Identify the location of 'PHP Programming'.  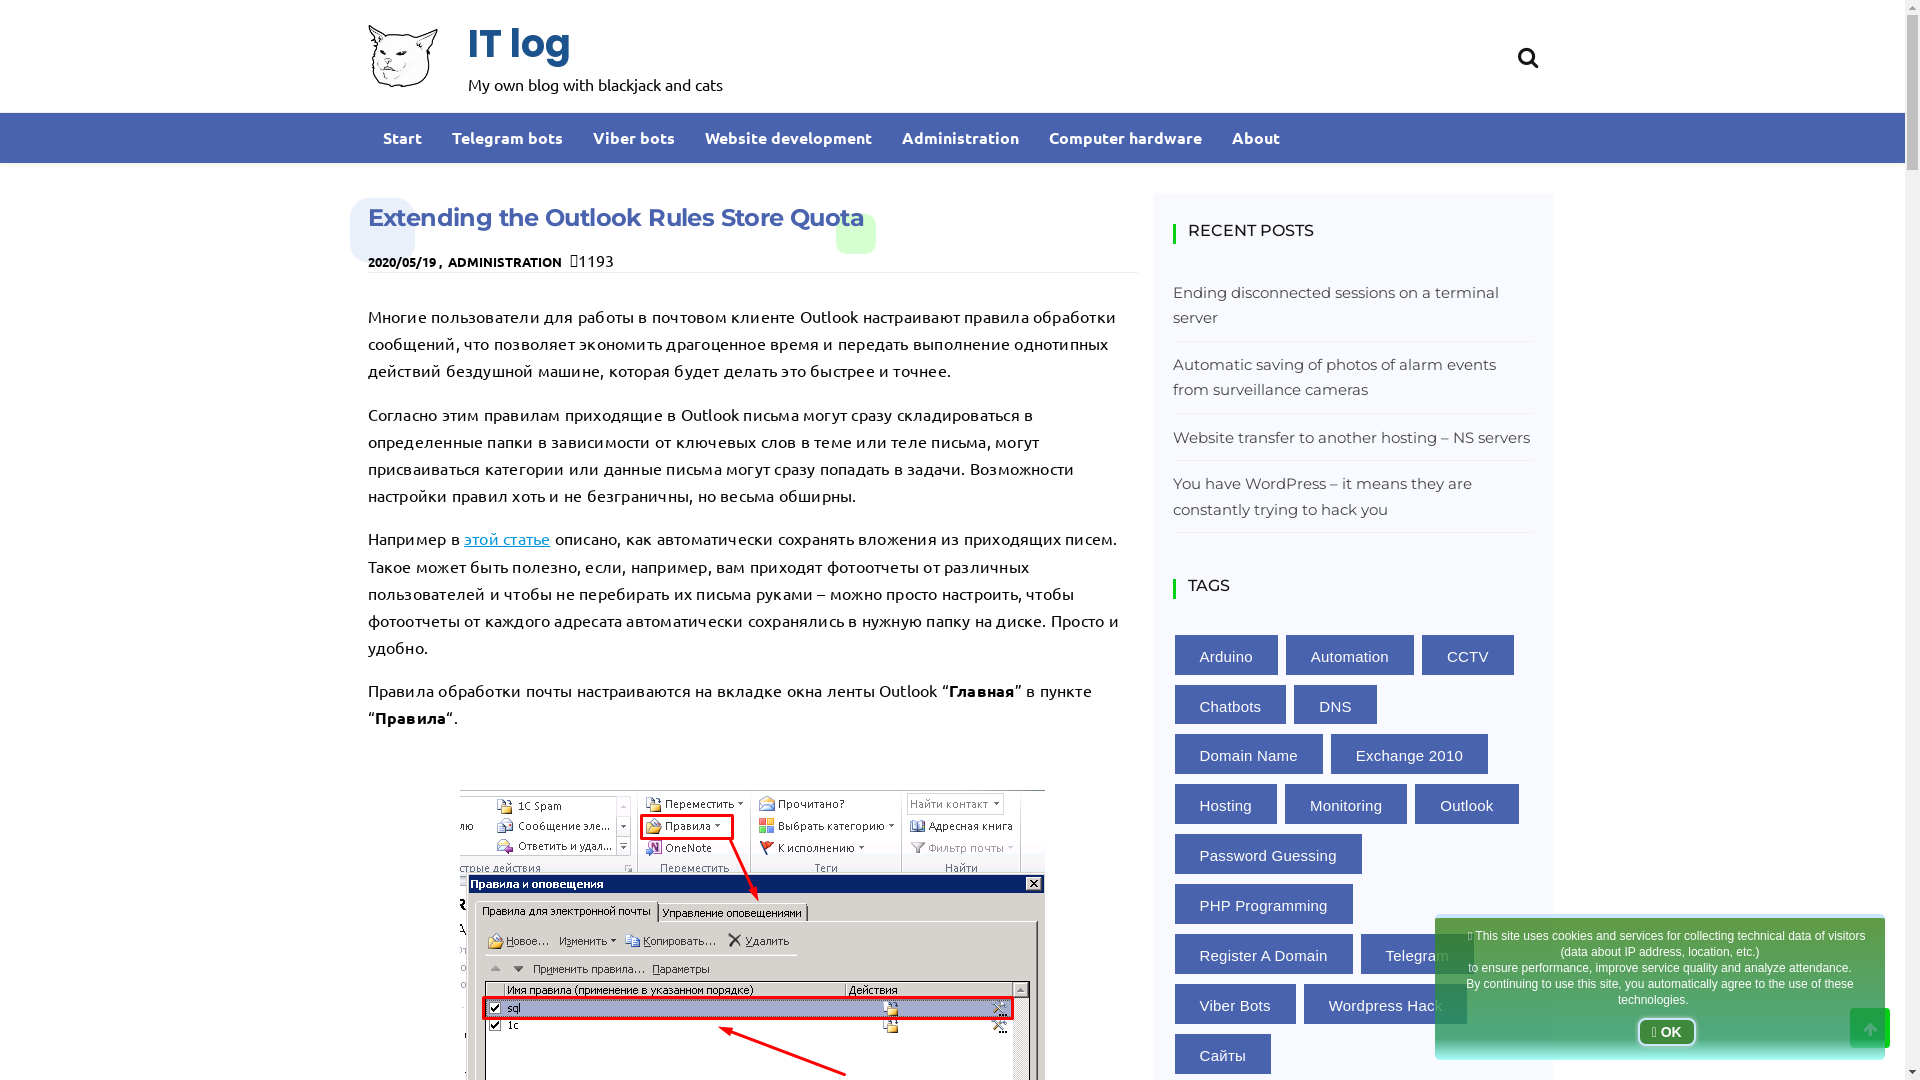
(1174, 903).